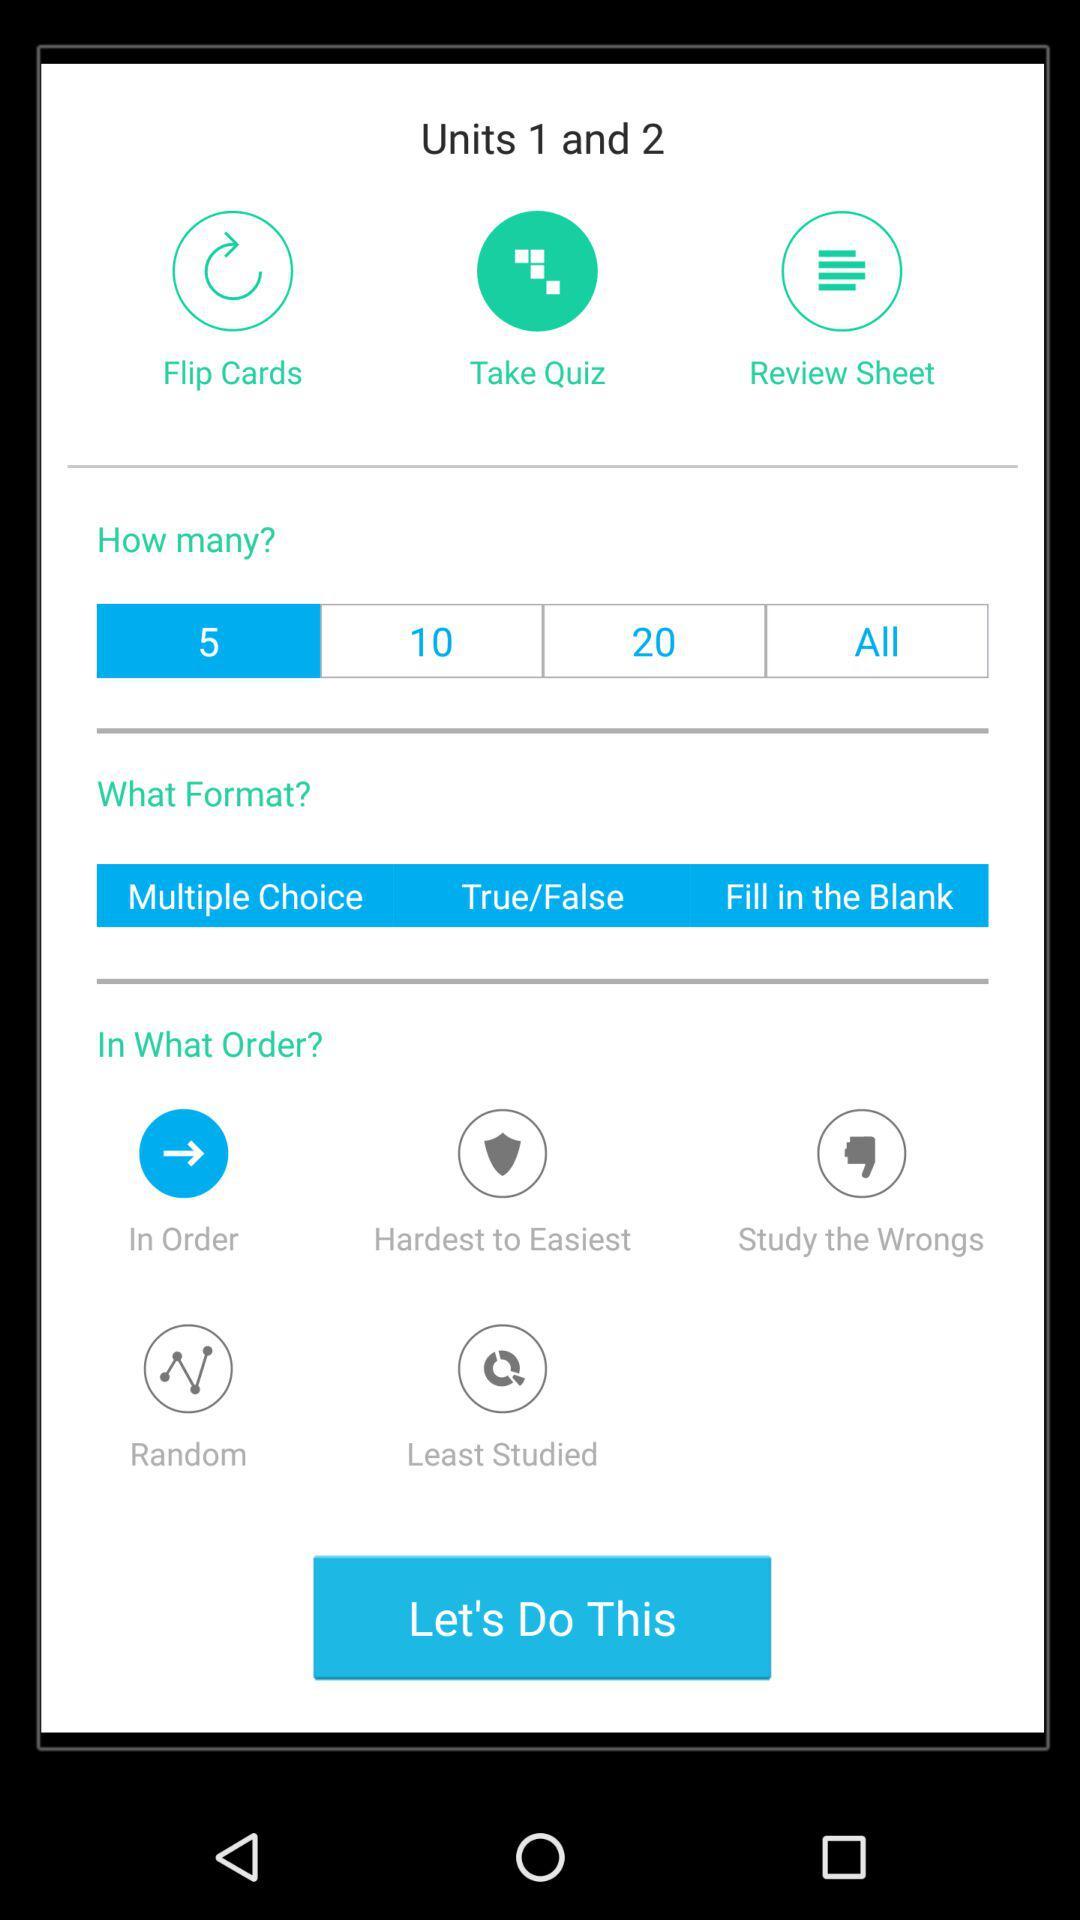  What do you see at coordinates (542, 894) in the screenshot?
I see `true/false item` at bounding box center [542, 894].